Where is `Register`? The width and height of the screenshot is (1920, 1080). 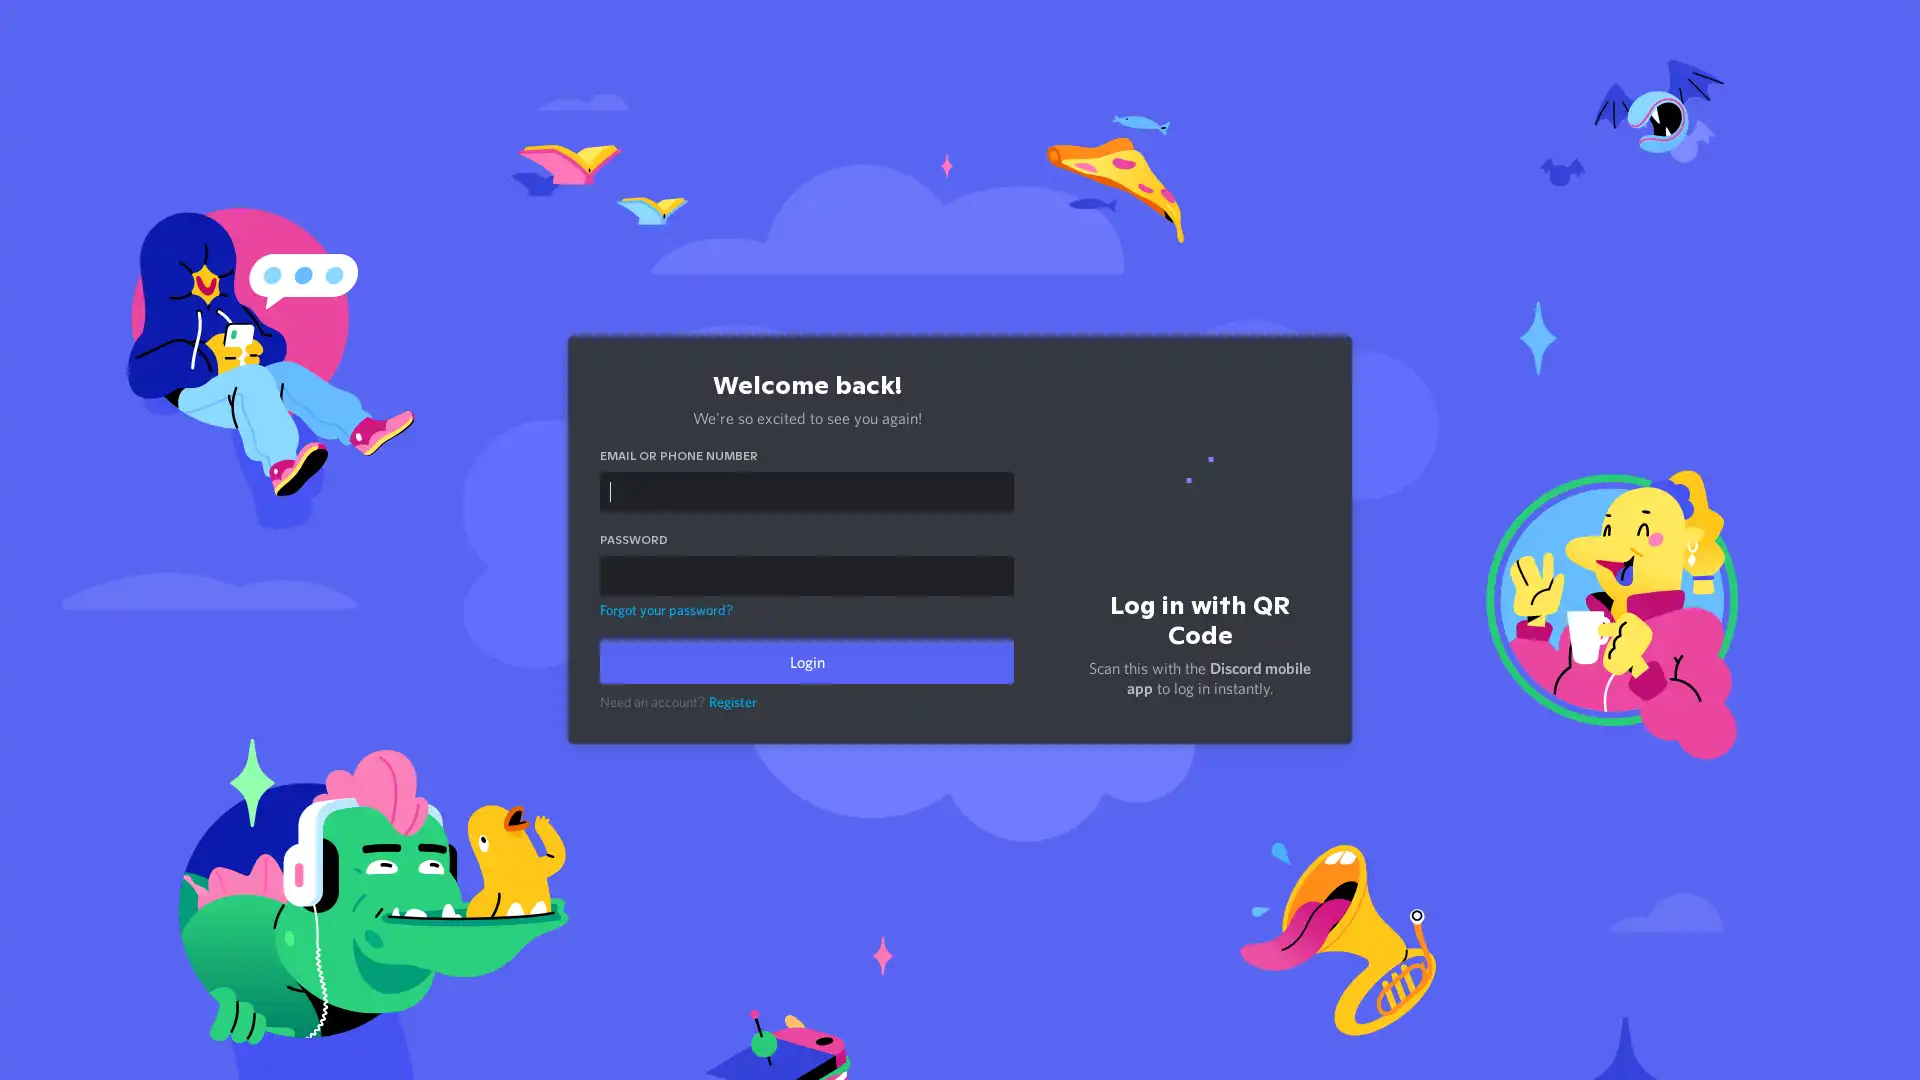
Register is located at coordinates (732, 701).